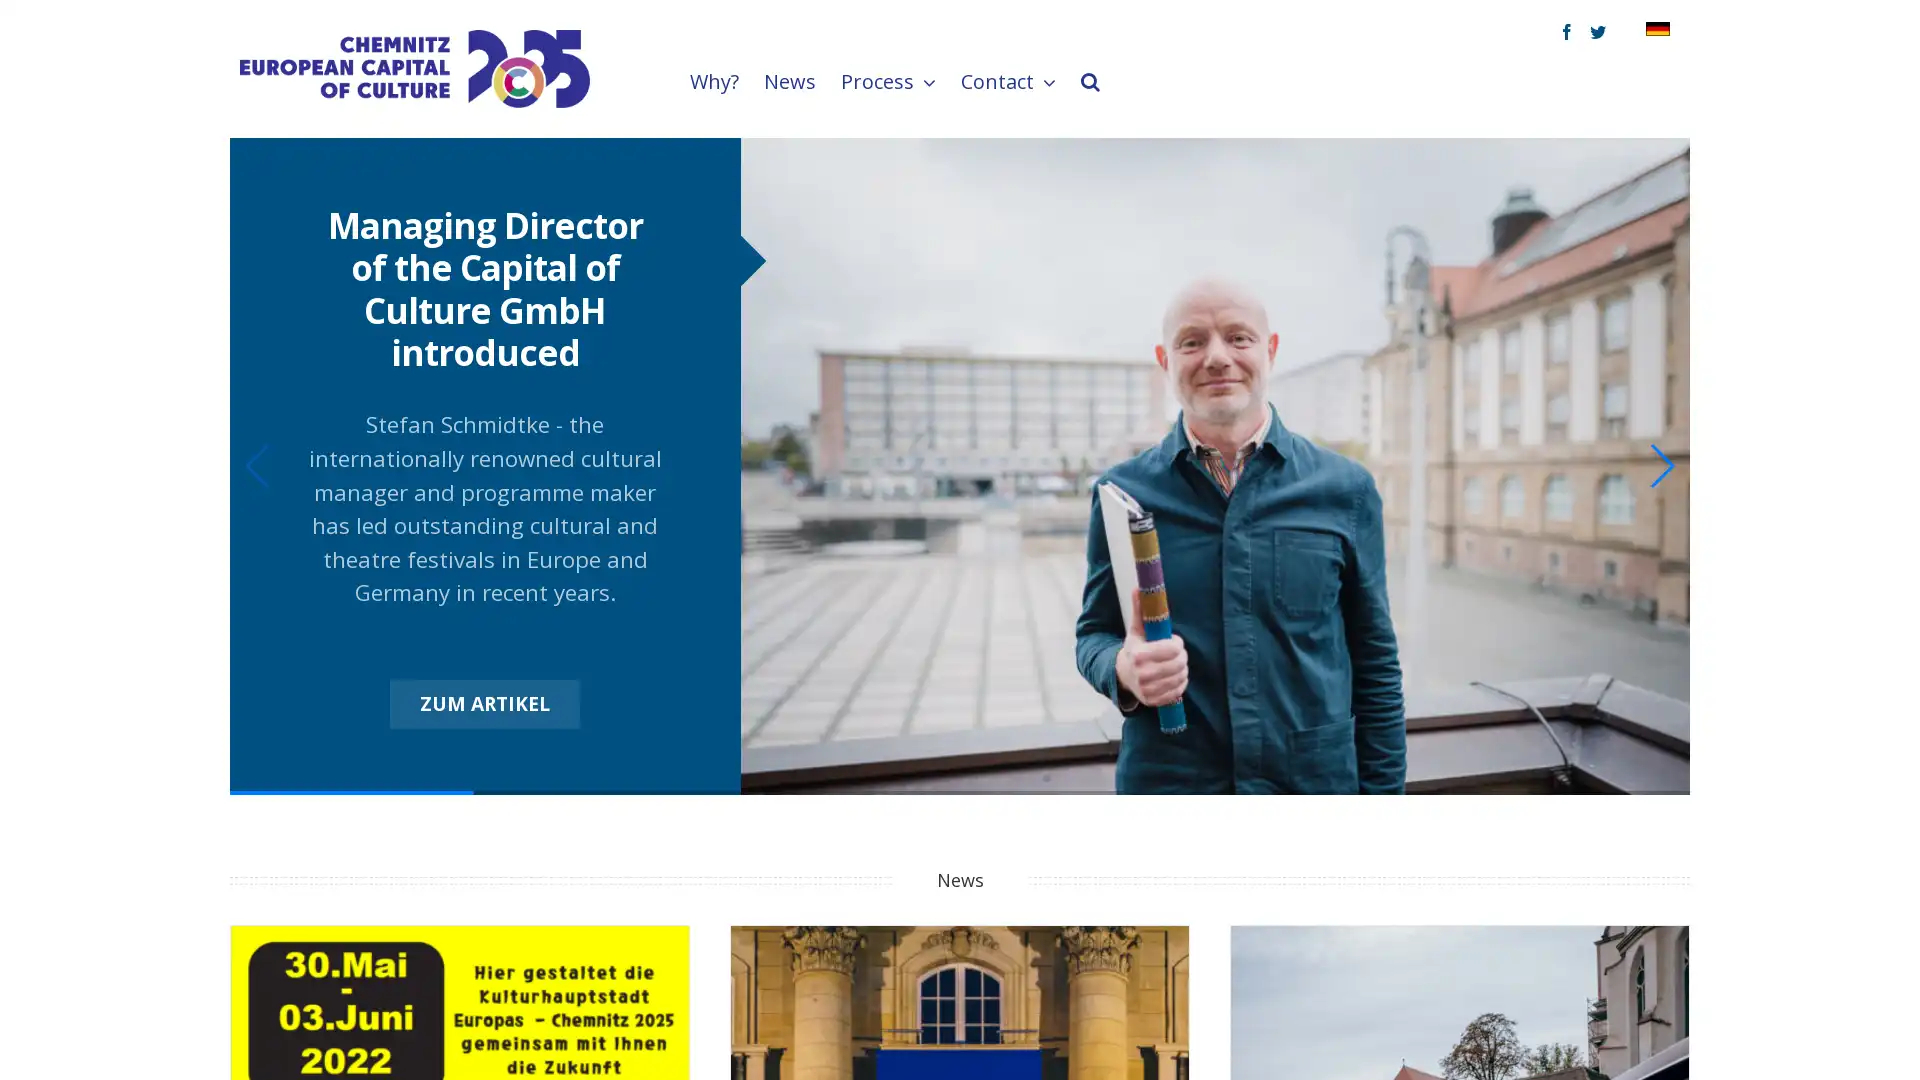 The width and height of the screenshot is (1920, 1080). I want to click on Previous slide, so click(257, 466).